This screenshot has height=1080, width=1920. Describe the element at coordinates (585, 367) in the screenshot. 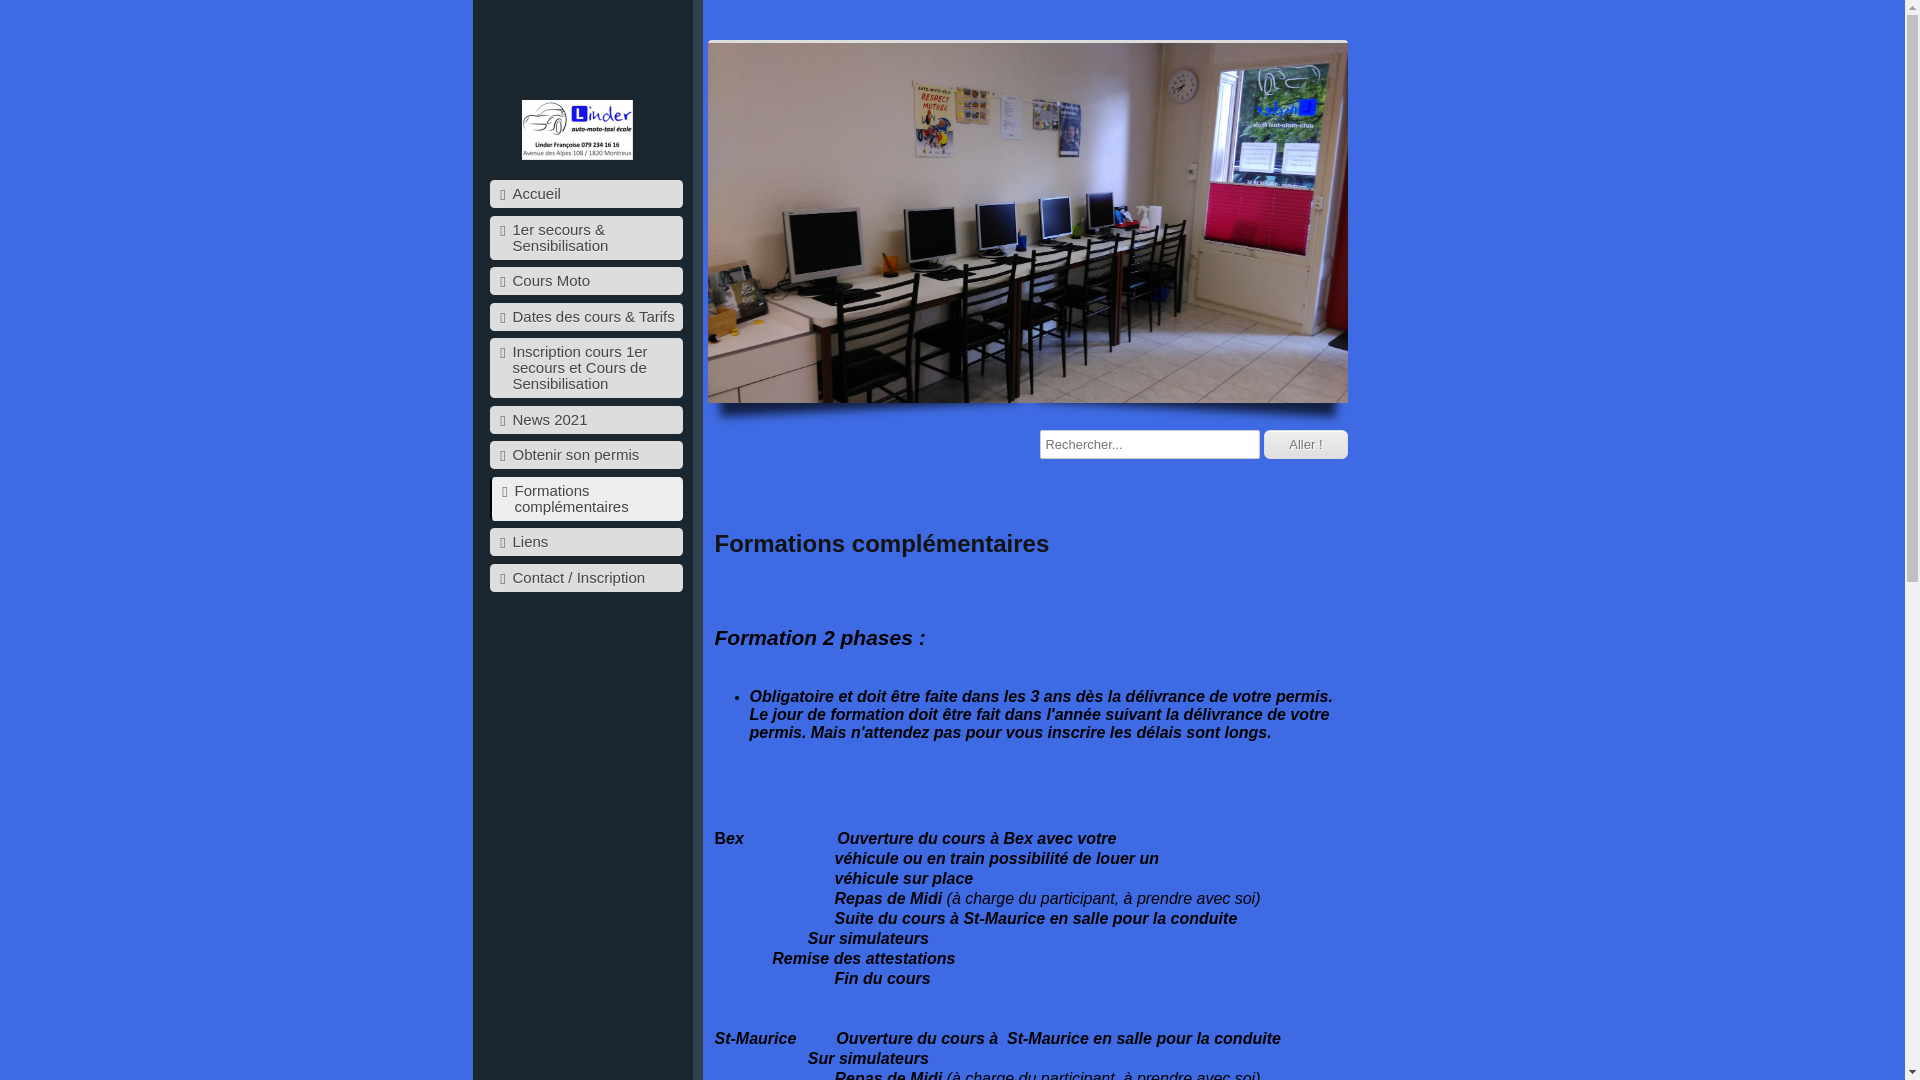

I see `'Inscription cours 1er secours et Cours de Sensibilisation'` at that location.